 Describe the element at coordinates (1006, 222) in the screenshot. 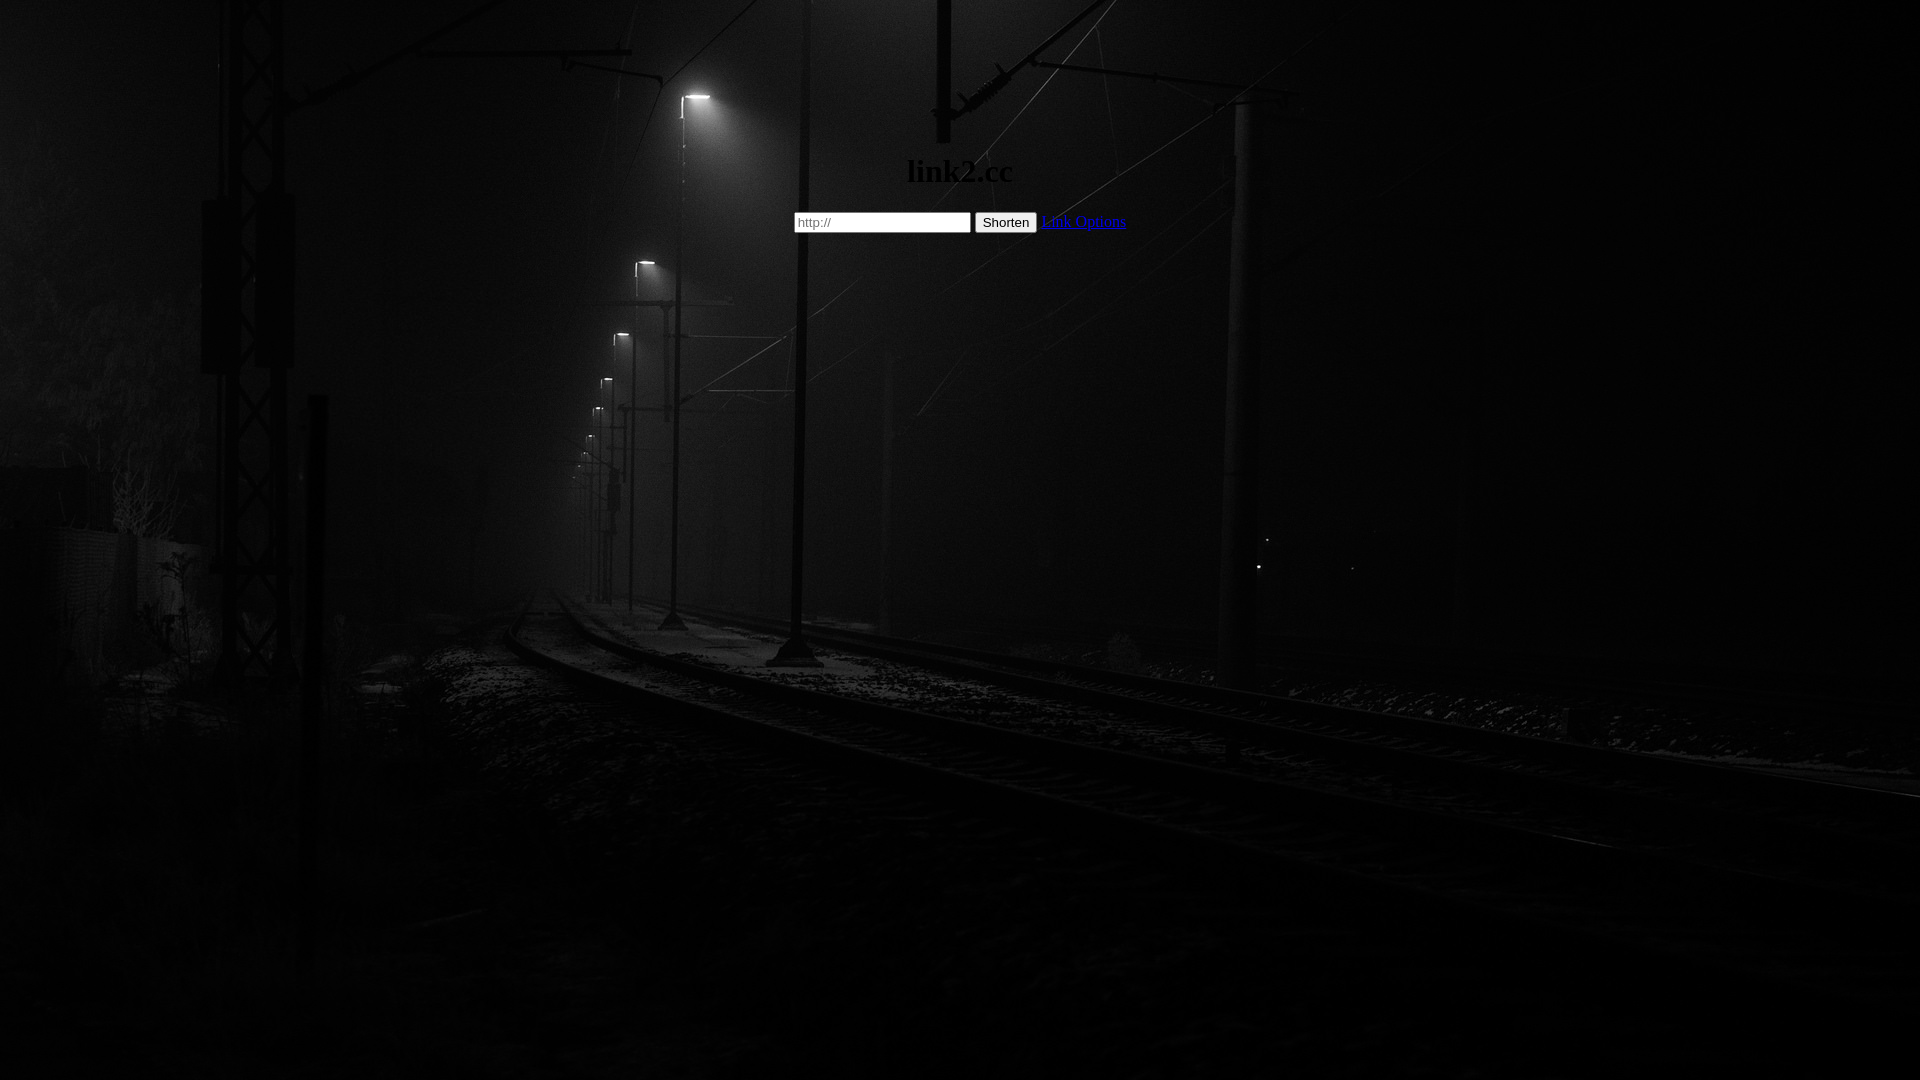

I see `'Shorten'` at that location.